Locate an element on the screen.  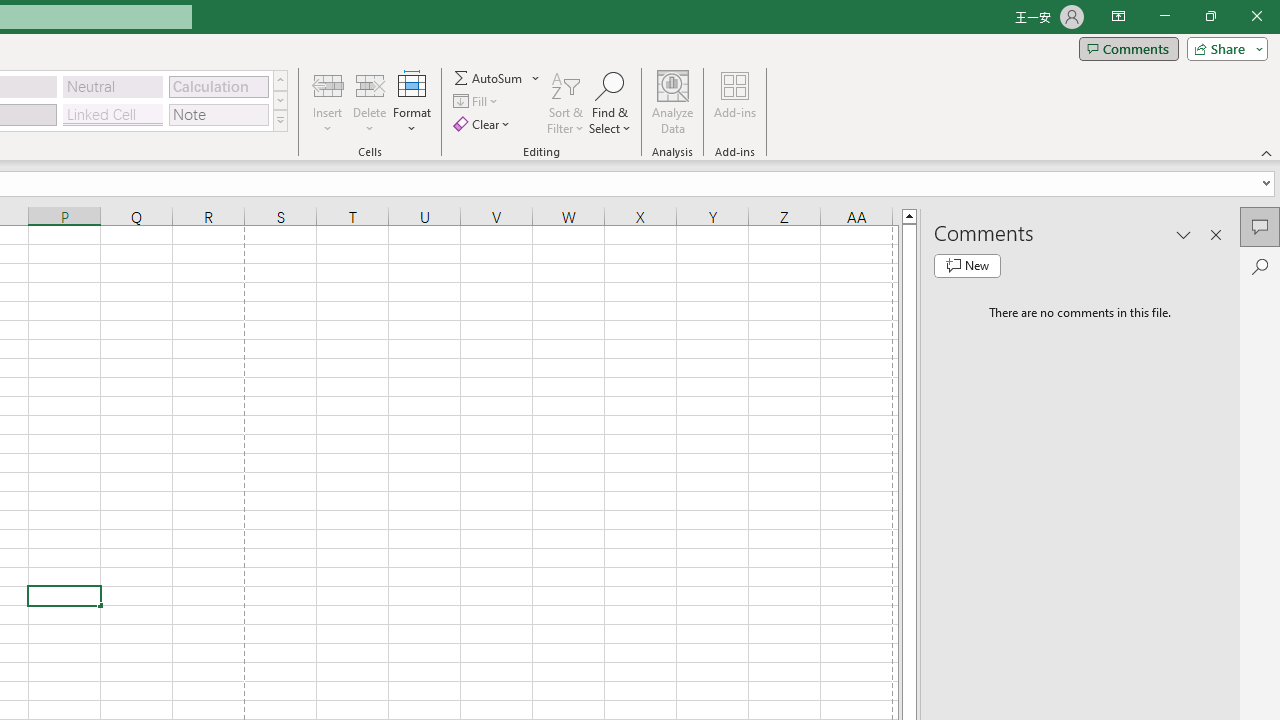
'Calculation' is located at coordinates (218, 85).